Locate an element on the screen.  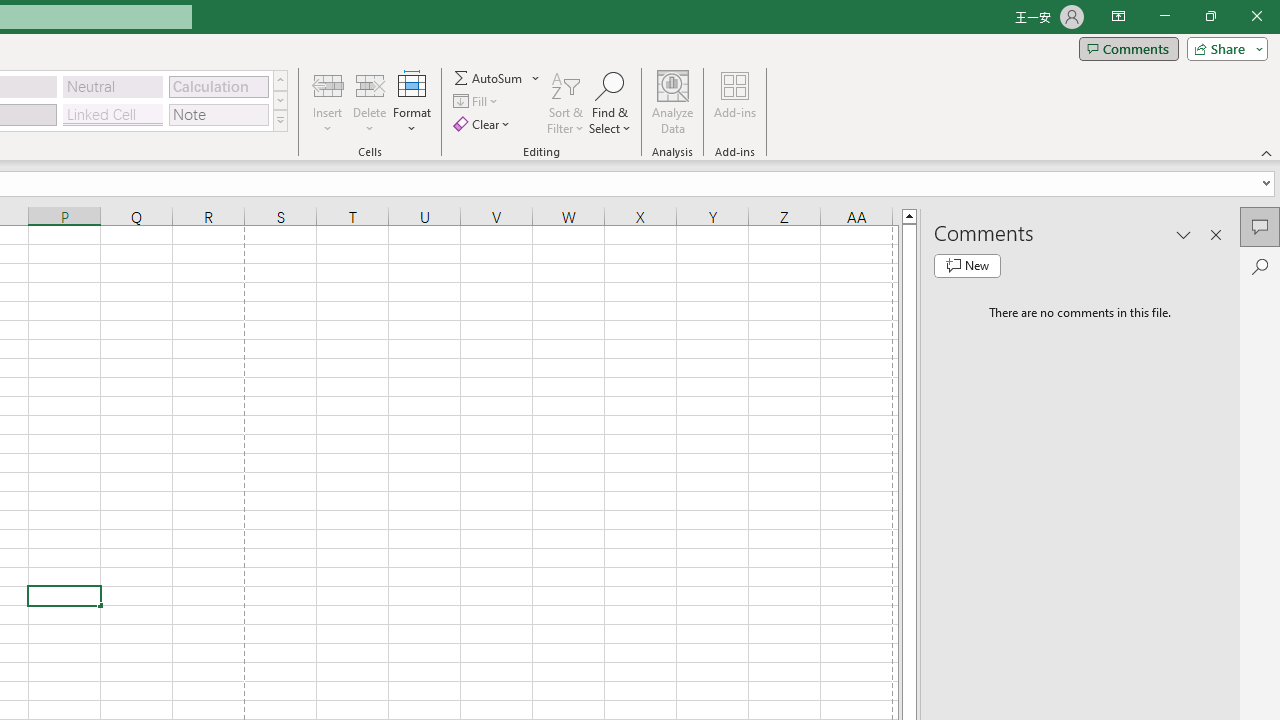
'Calculation' is located at coordinates (218, 85).